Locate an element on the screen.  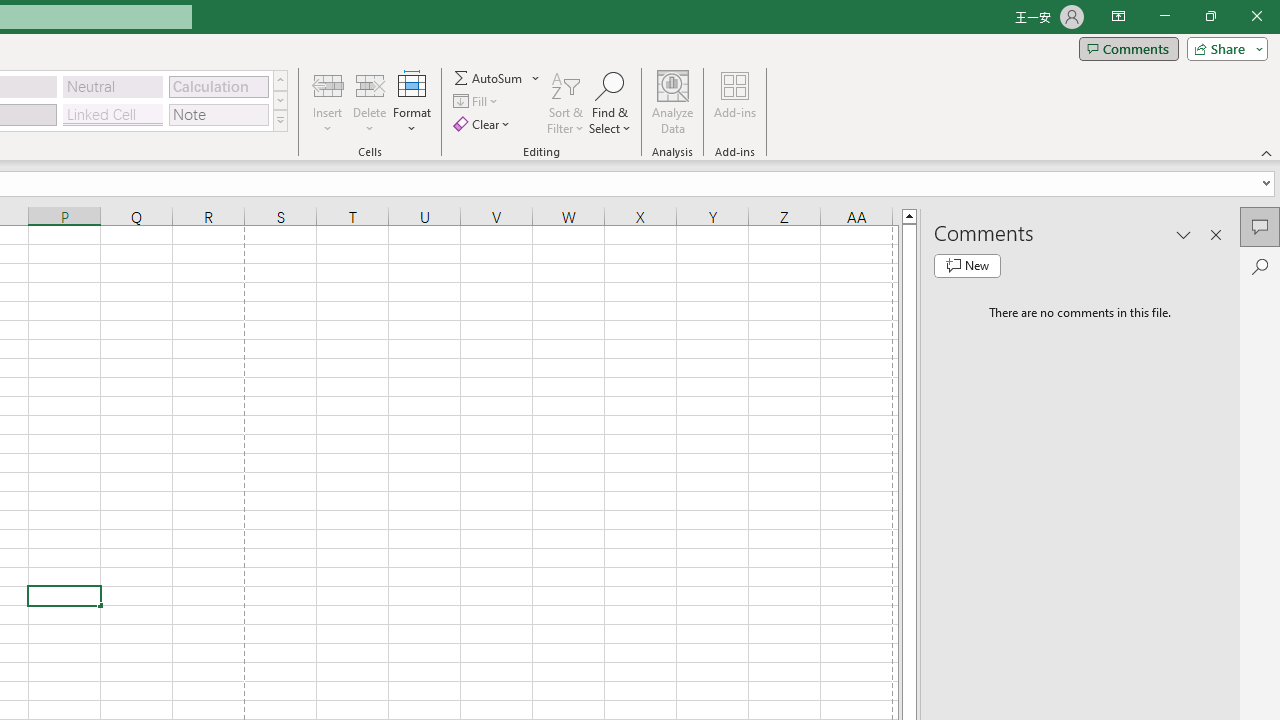
'Calculation' is located at coordinates (218, 85).